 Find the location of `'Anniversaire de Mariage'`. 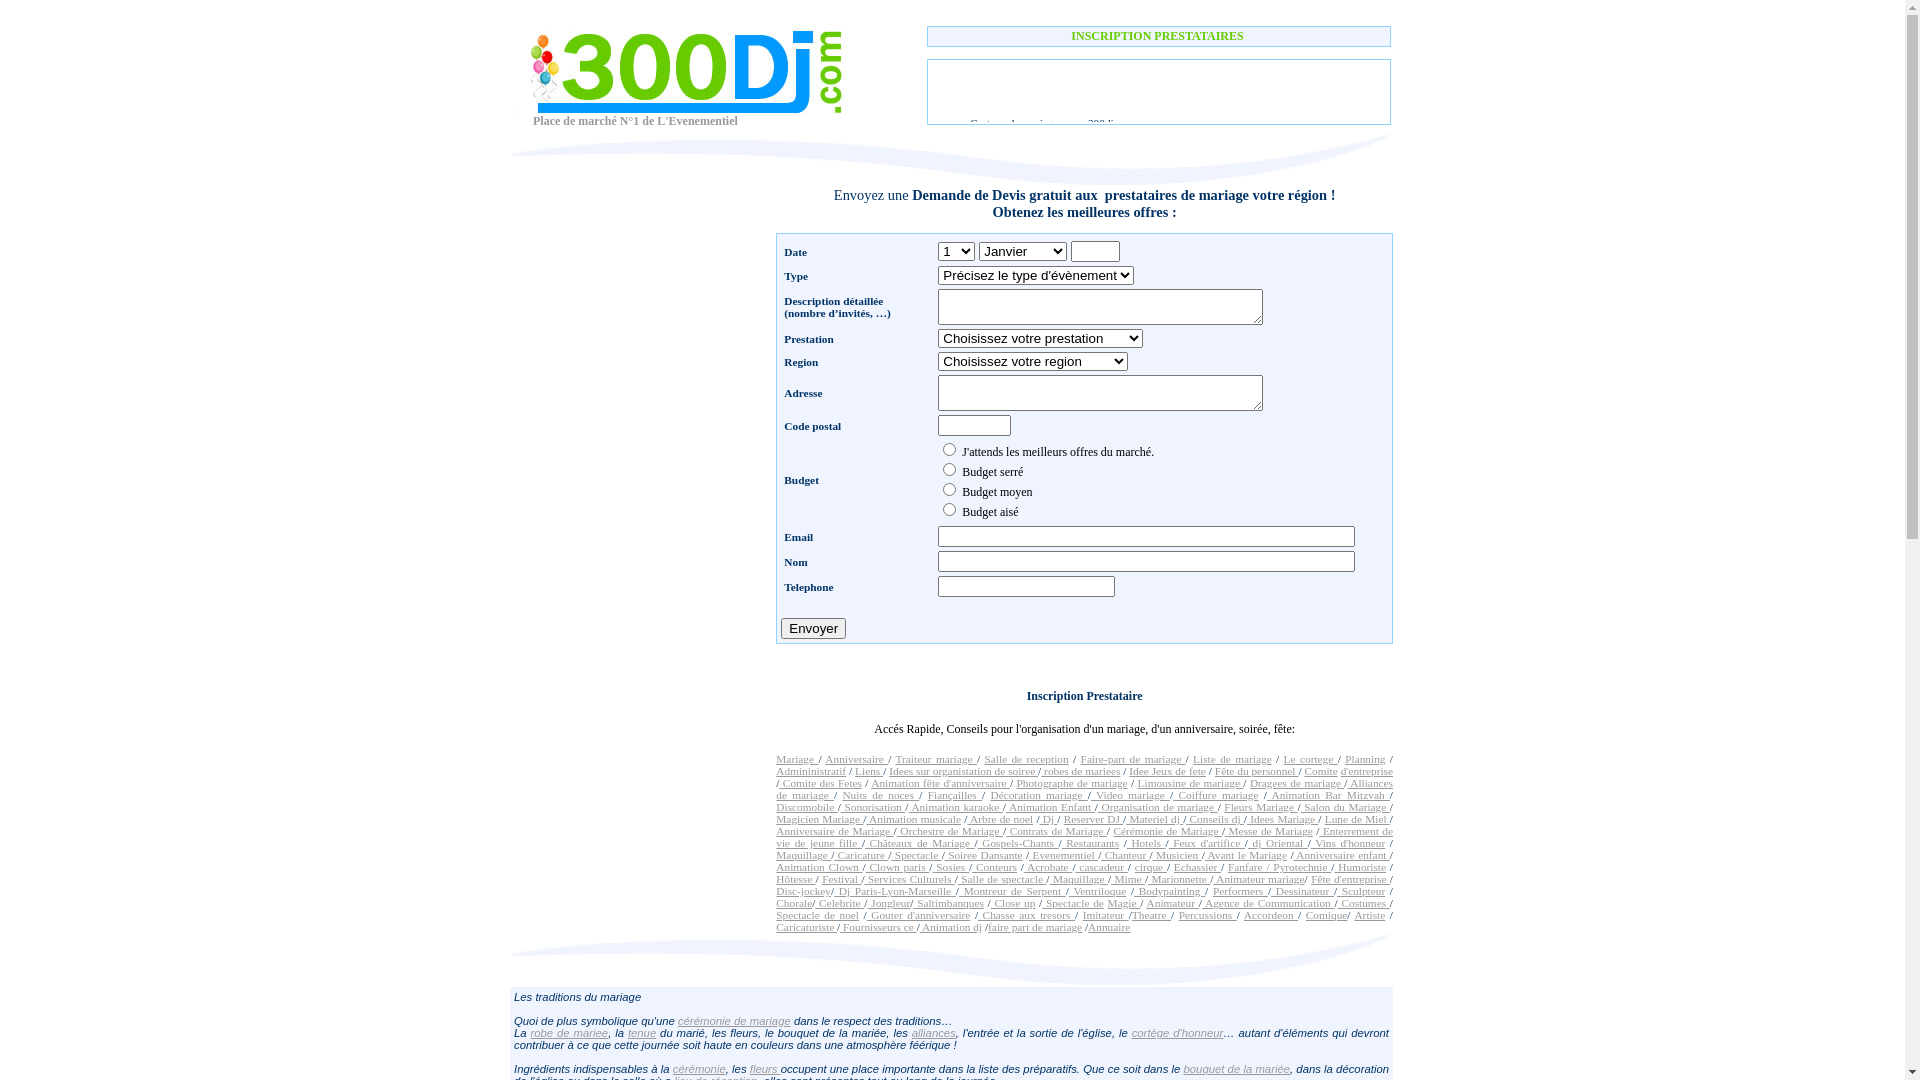

'Anniversaire de Mariage' is located at coordinates (834, 830).